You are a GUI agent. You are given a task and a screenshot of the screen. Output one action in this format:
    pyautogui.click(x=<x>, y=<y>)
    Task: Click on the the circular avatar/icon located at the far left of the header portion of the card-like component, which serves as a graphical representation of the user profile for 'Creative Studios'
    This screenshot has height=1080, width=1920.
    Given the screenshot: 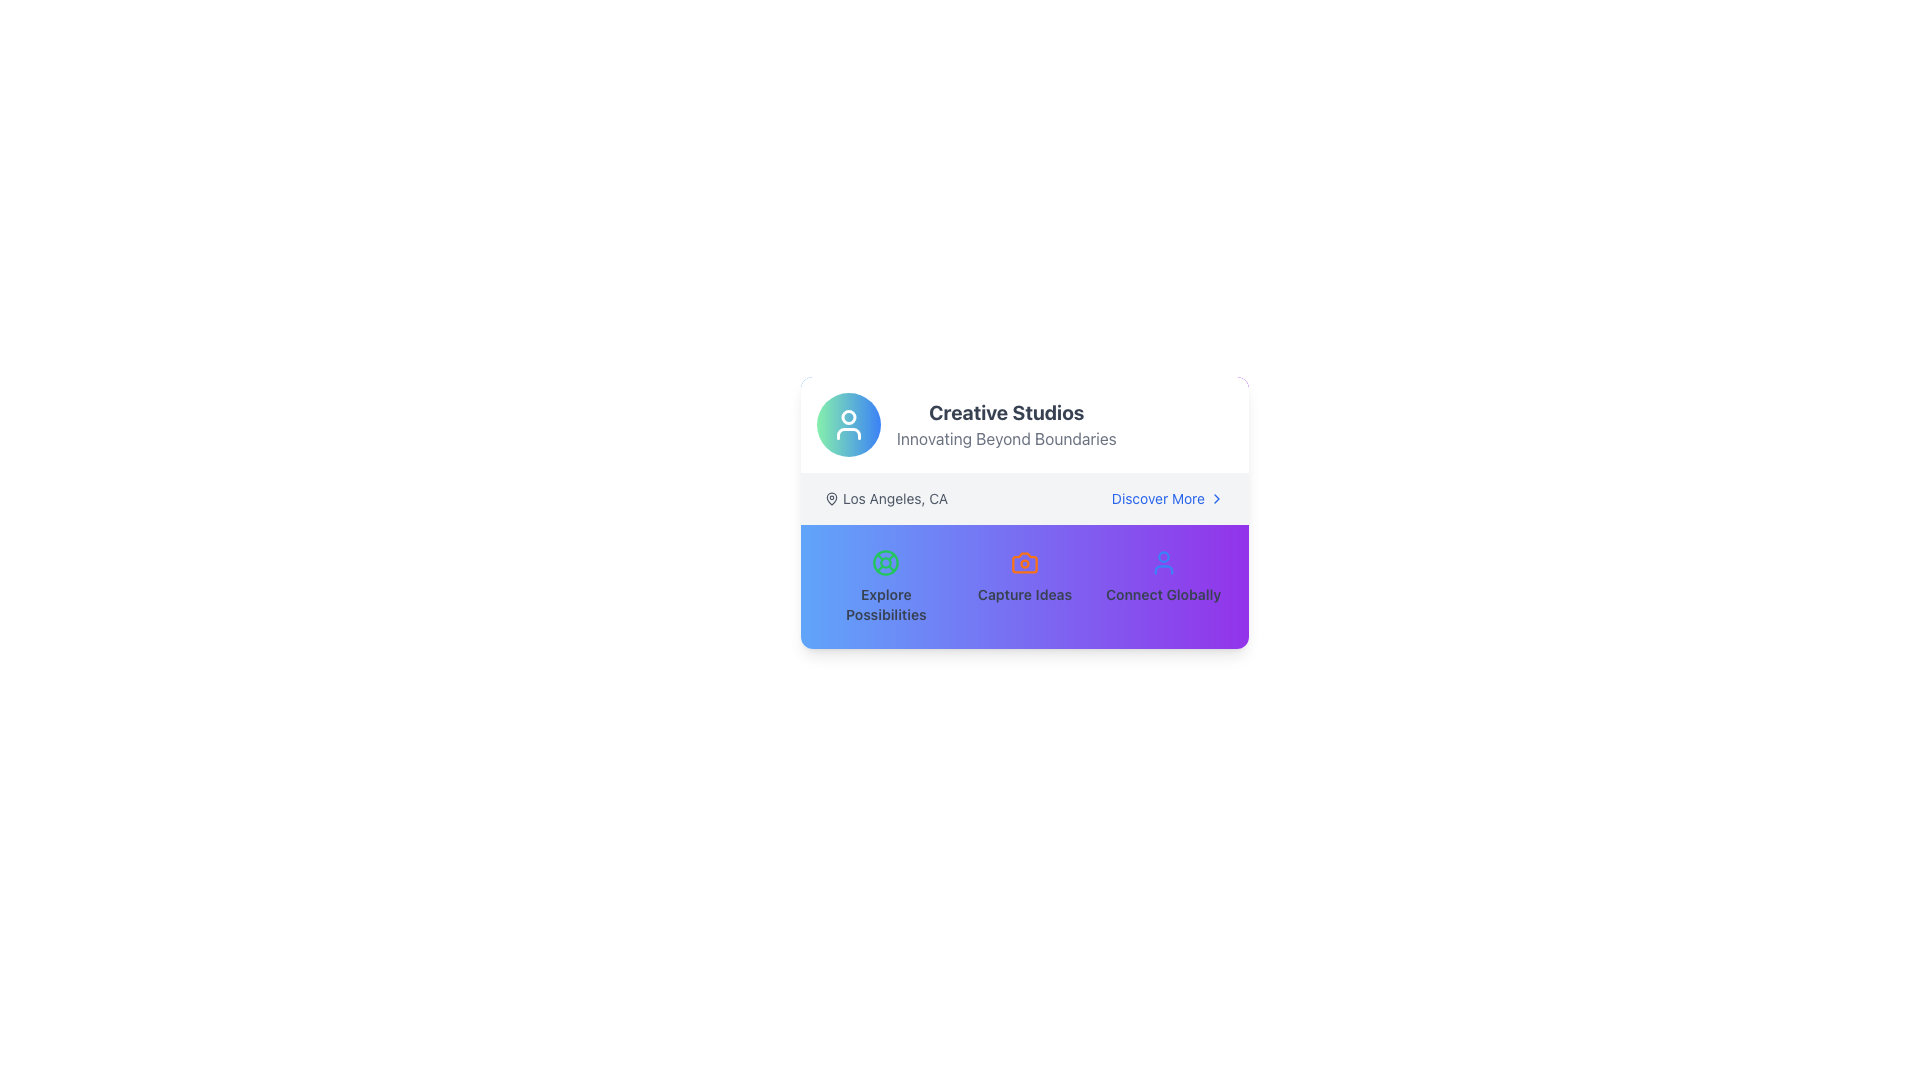 What is the action you would take?
    pyautogui.click(x=849, y=423)
    